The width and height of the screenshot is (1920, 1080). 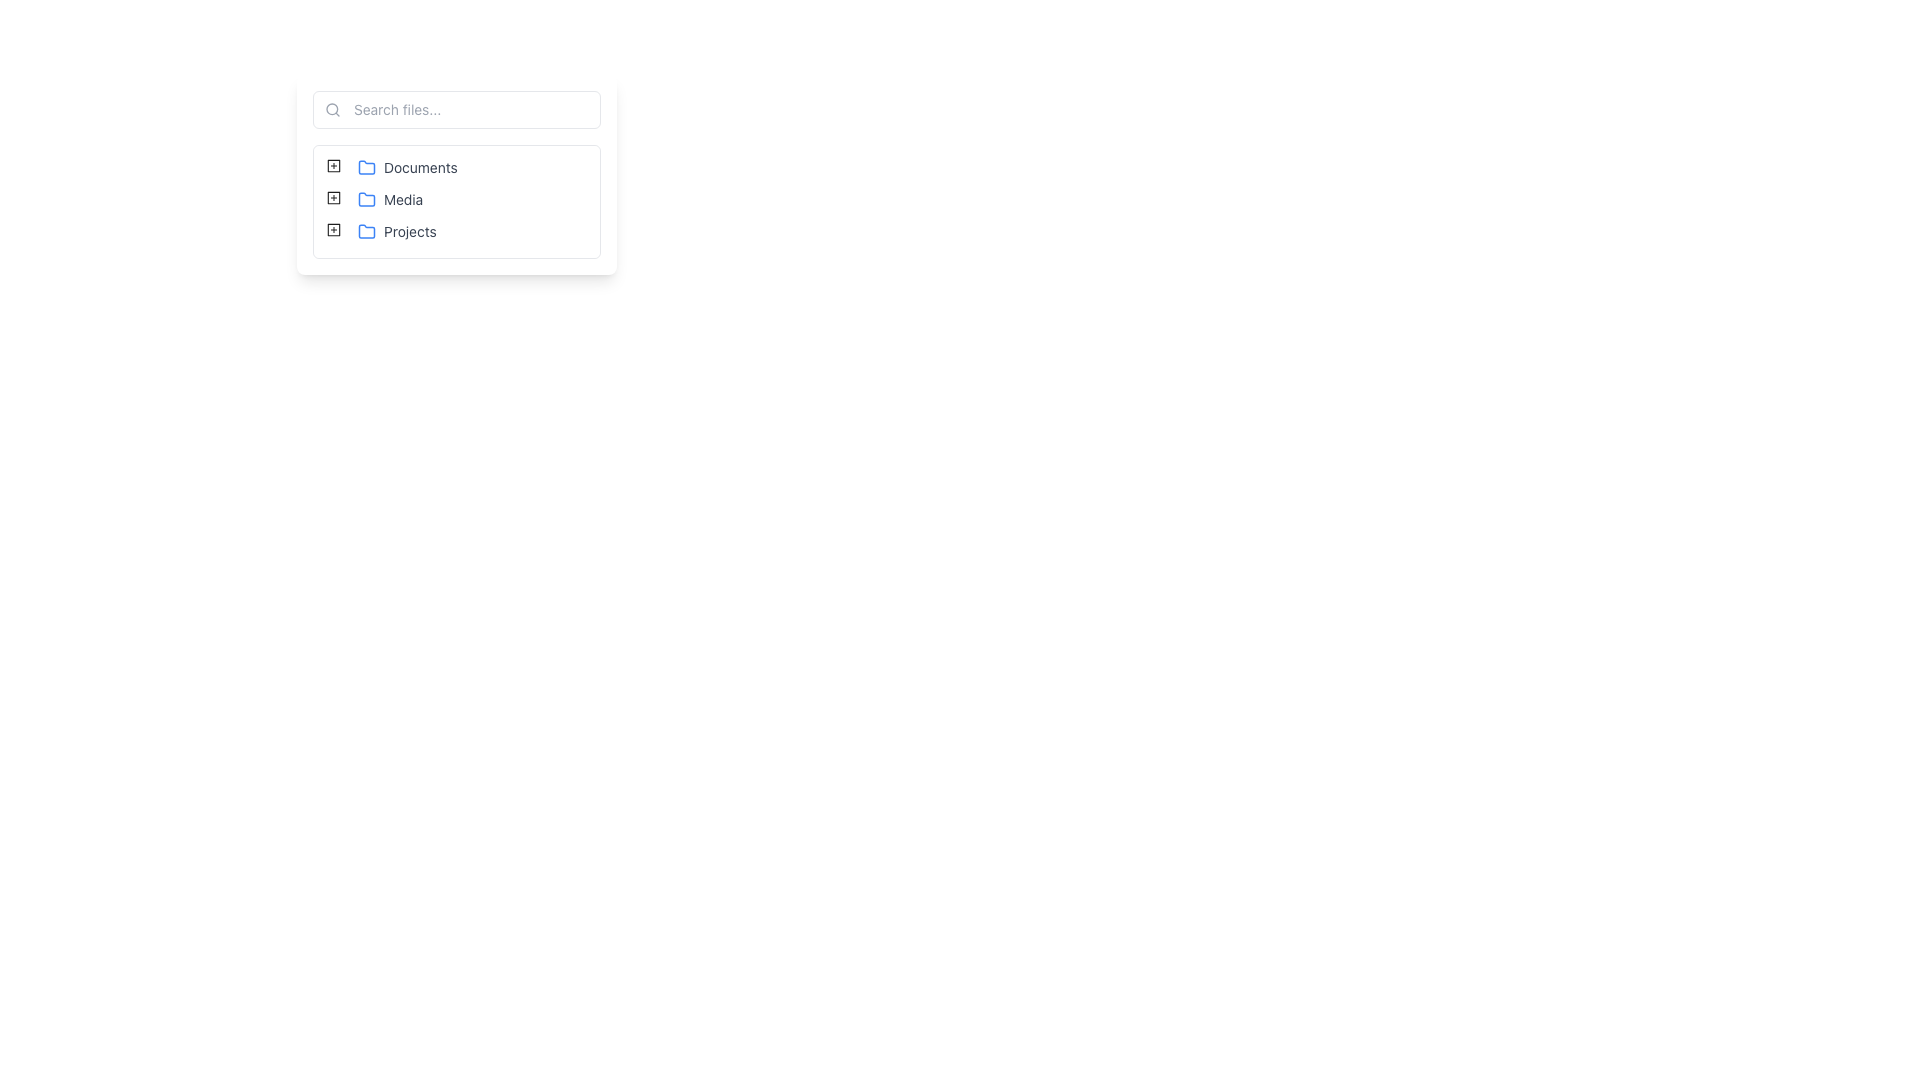 What do you see at coordinates (393, 167) in the screenshot?
I see `the 'Documents' folder item, represented by a blue folder icon and label` at bounding box center [393, 167].